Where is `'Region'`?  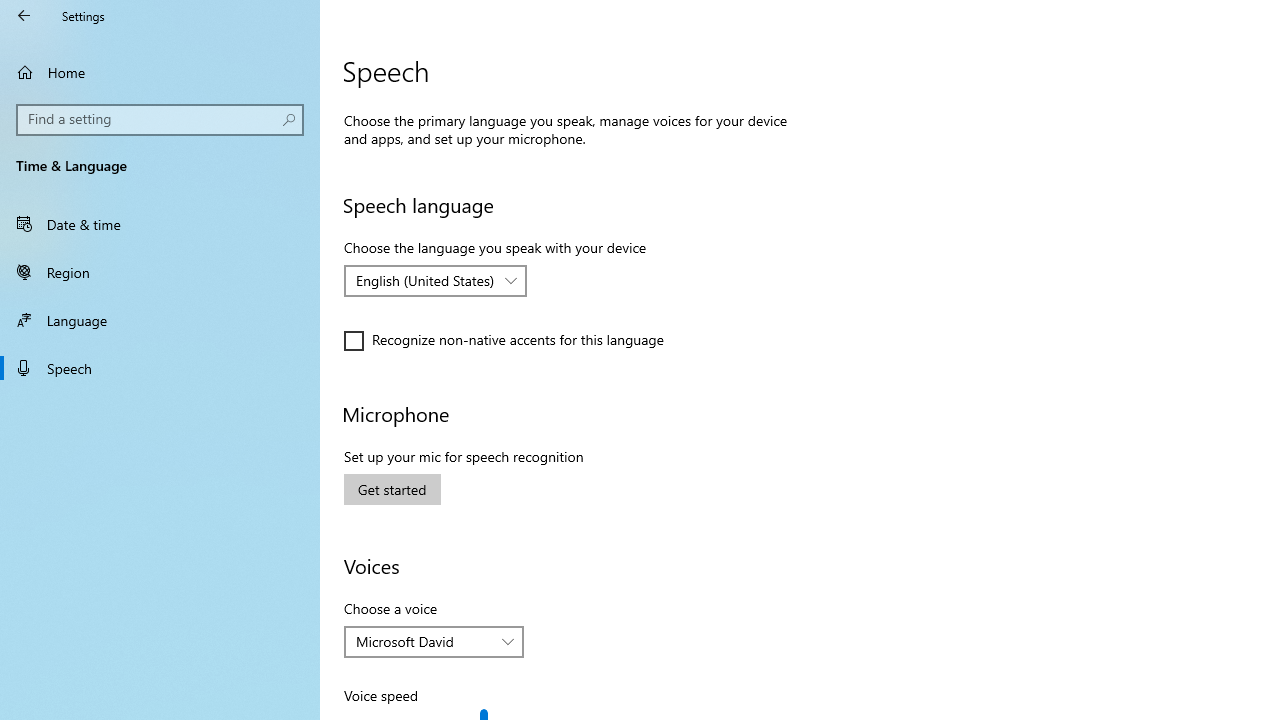
'Region' is located at coordinates (160, 271).